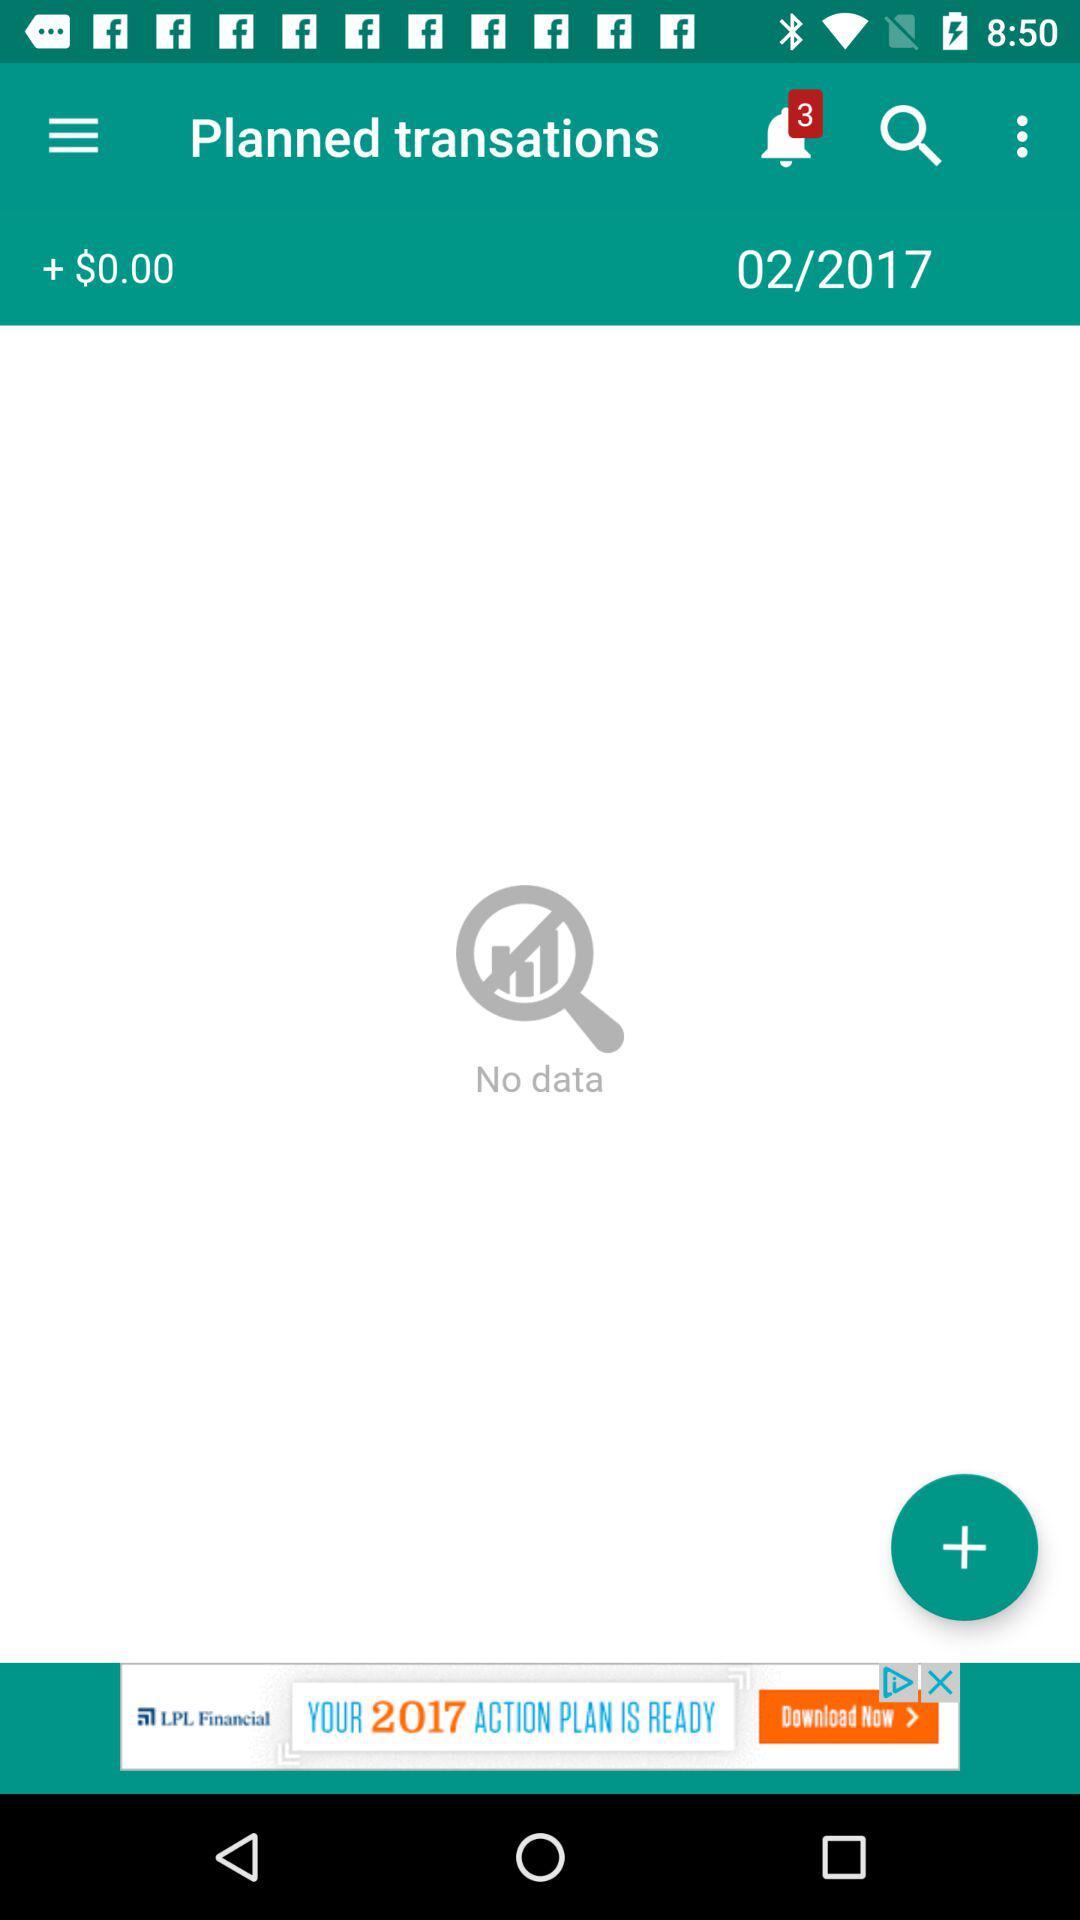  I want to click on open this advertisement, so click(540, 1727).